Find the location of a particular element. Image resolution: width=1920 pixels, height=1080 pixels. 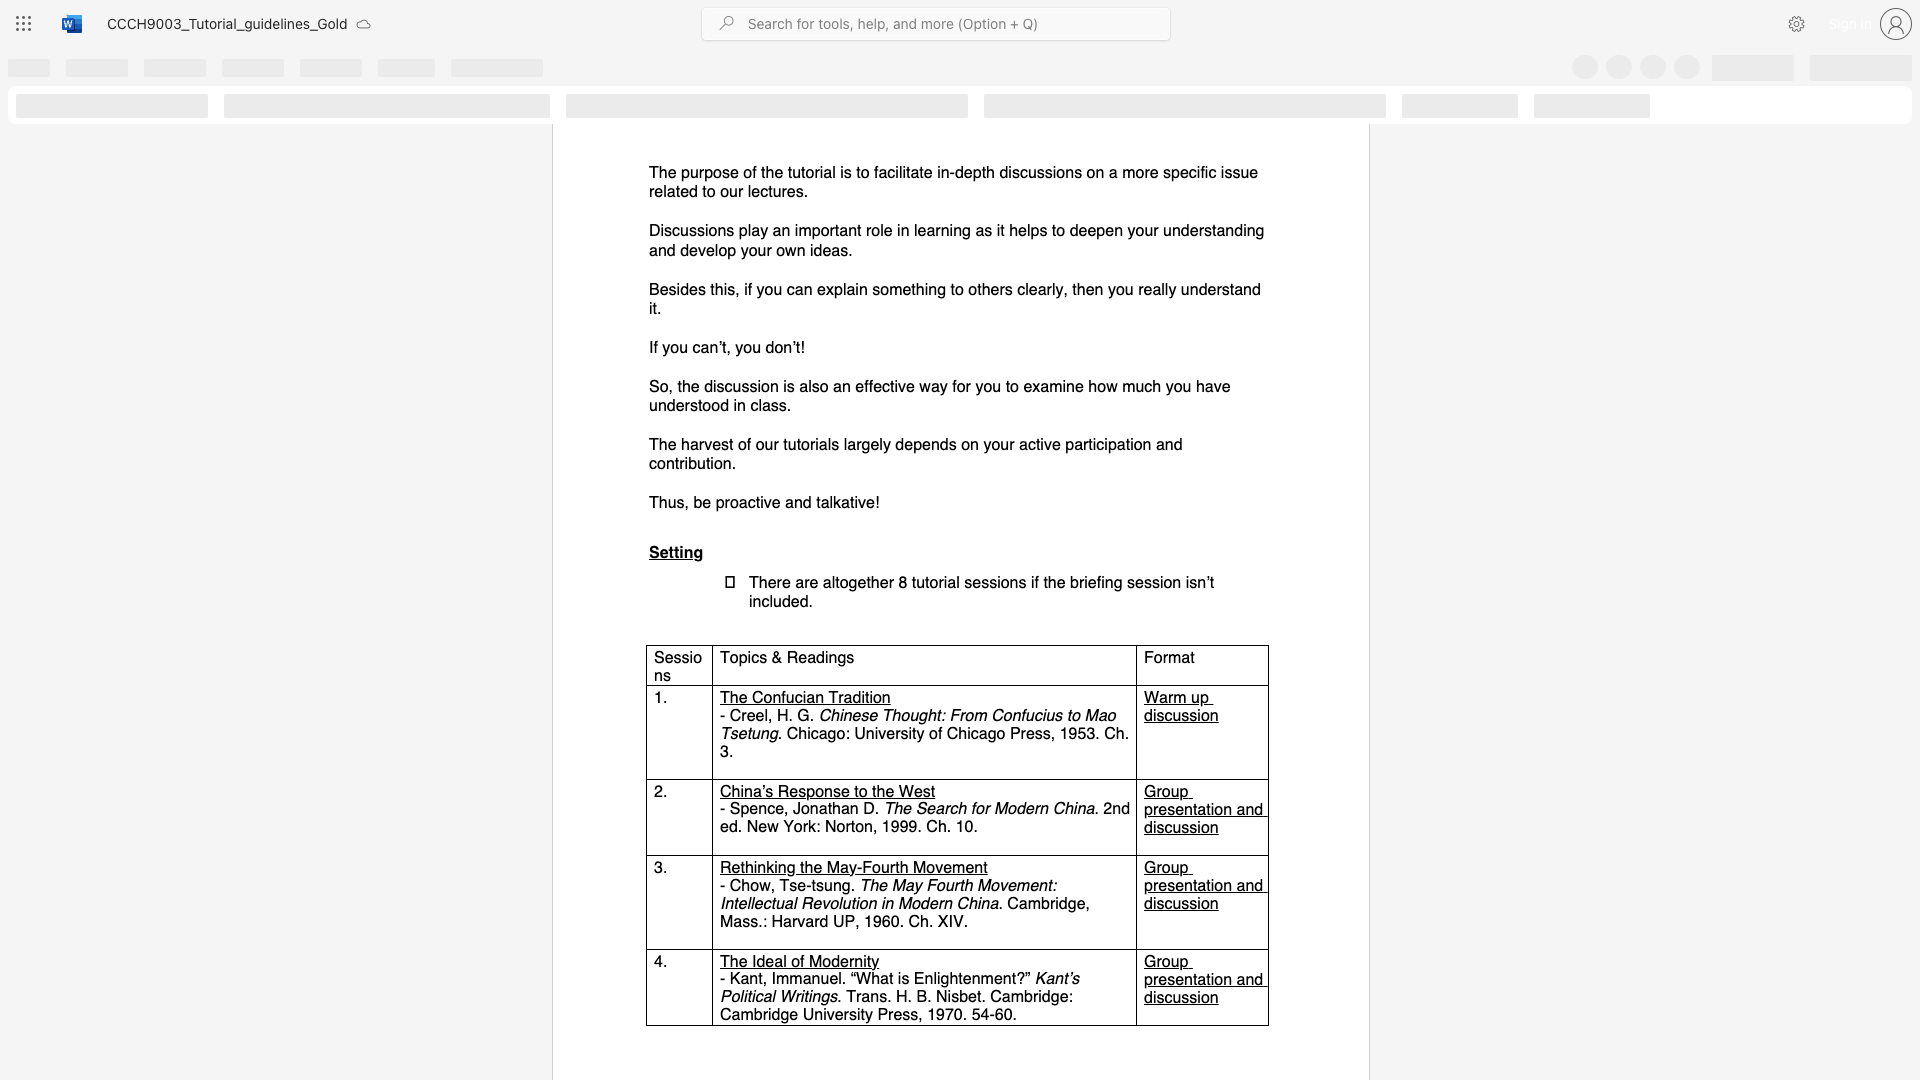

the 2th character "T" in the text is located at coordinates (833, 696).